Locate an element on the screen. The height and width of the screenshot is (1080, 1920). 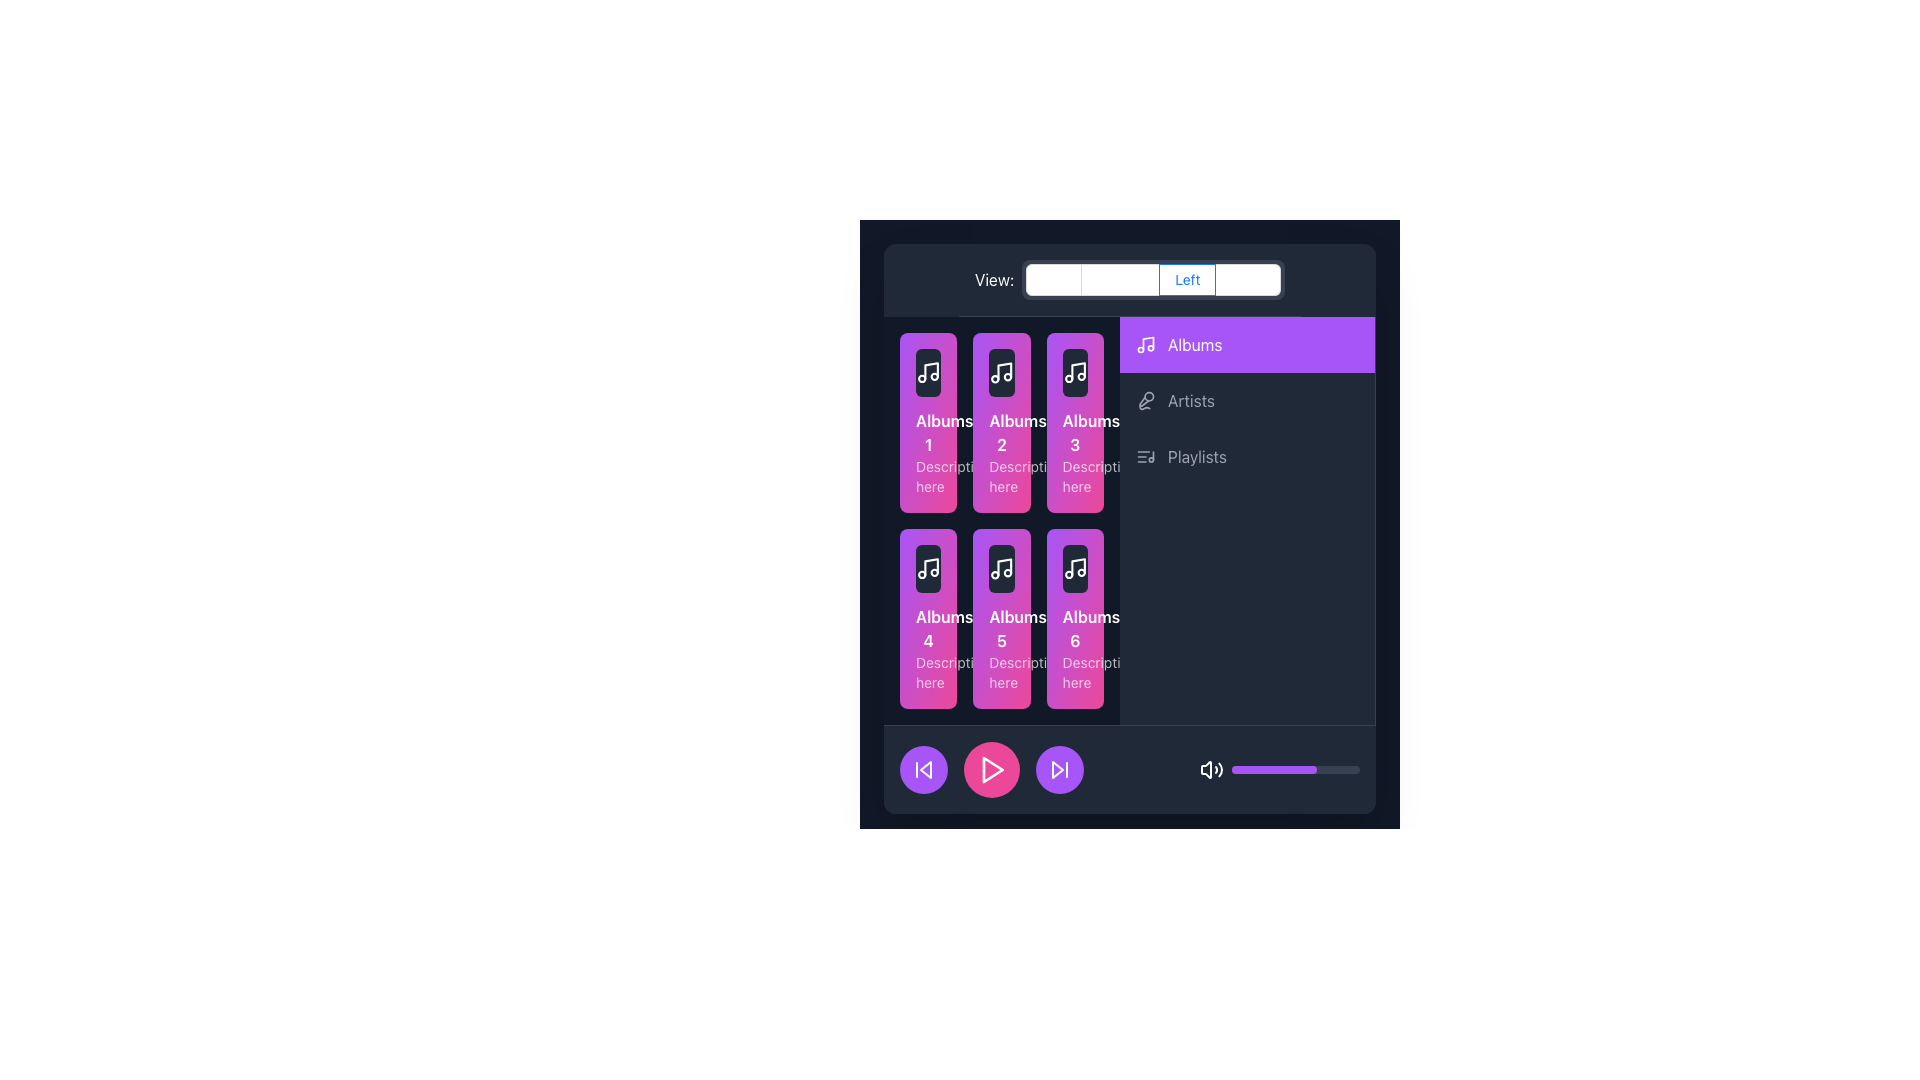
the volume is located at coordinates (1314, 769).